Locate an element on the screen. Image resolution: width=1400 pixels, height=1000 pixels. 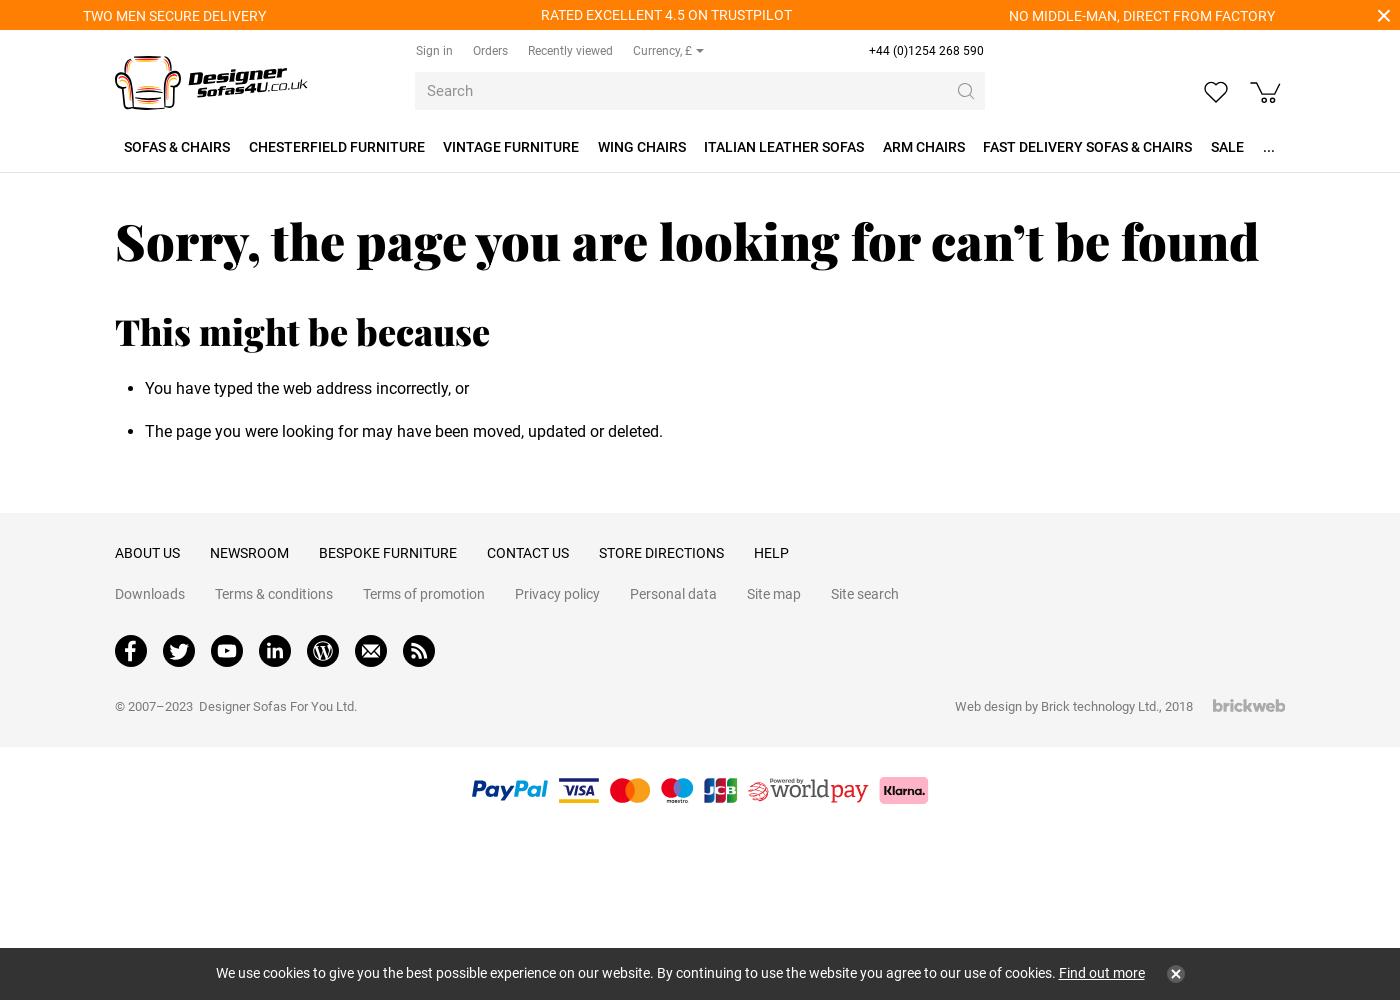
'Store Directions' is located at coordinates (661, 553).